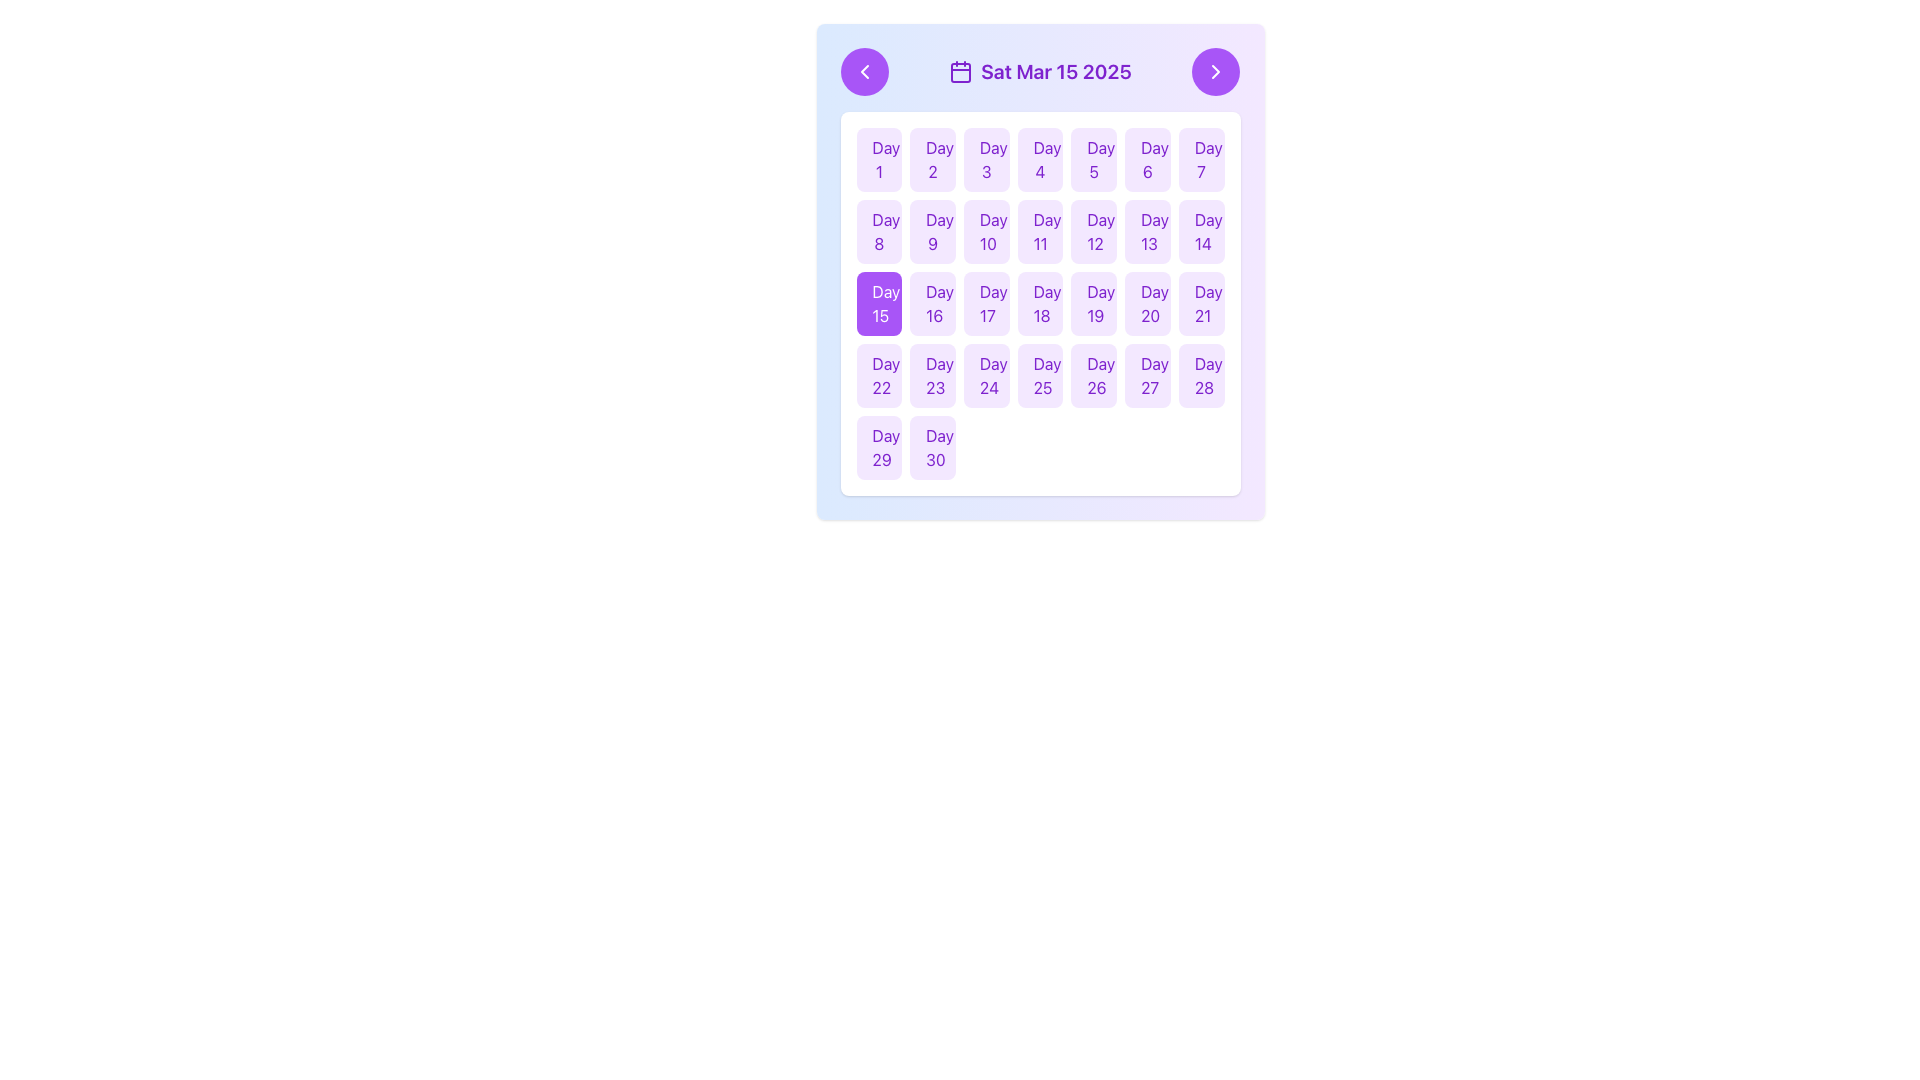  I want to click on the 'Day 18' button, which is a purple-outline button with white background and purple text, so click(1040, 304).